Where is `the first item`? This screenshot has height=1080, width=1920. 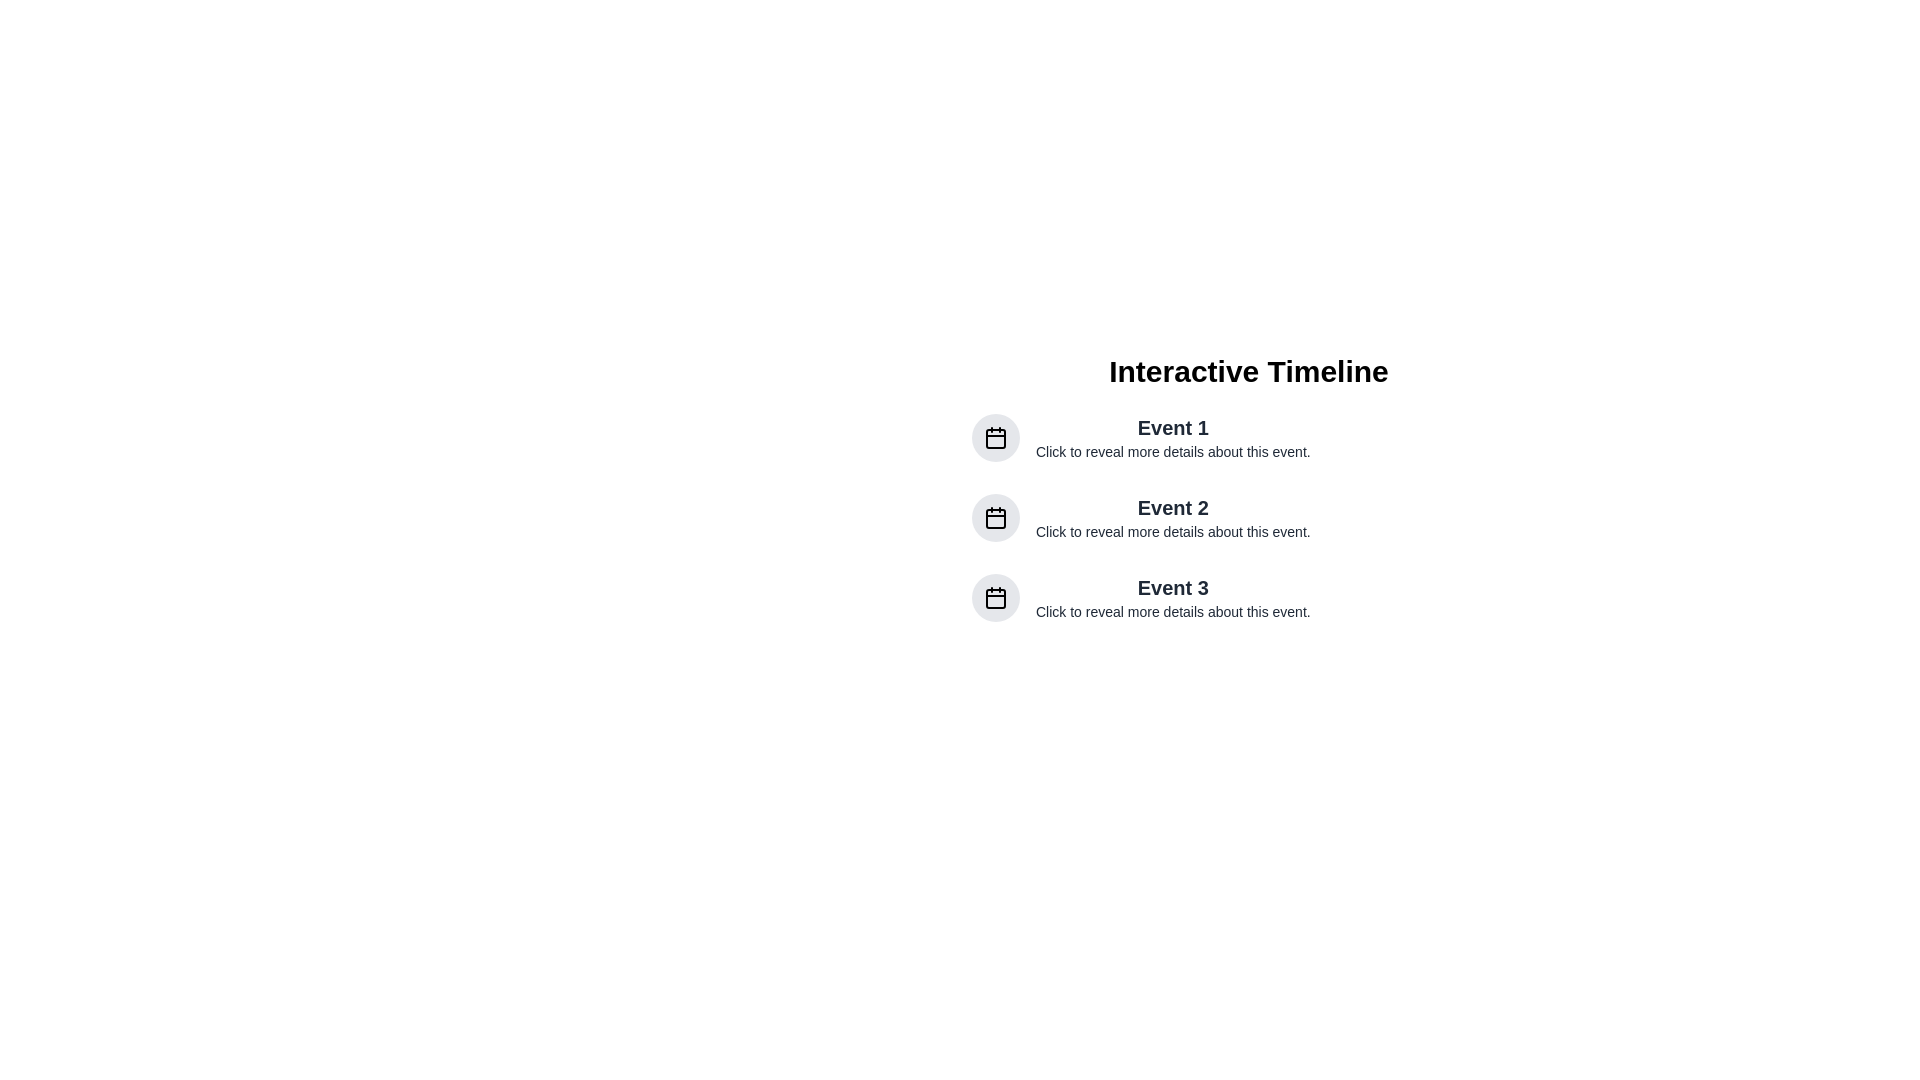 the first item is located at coordinates (1247, 437).